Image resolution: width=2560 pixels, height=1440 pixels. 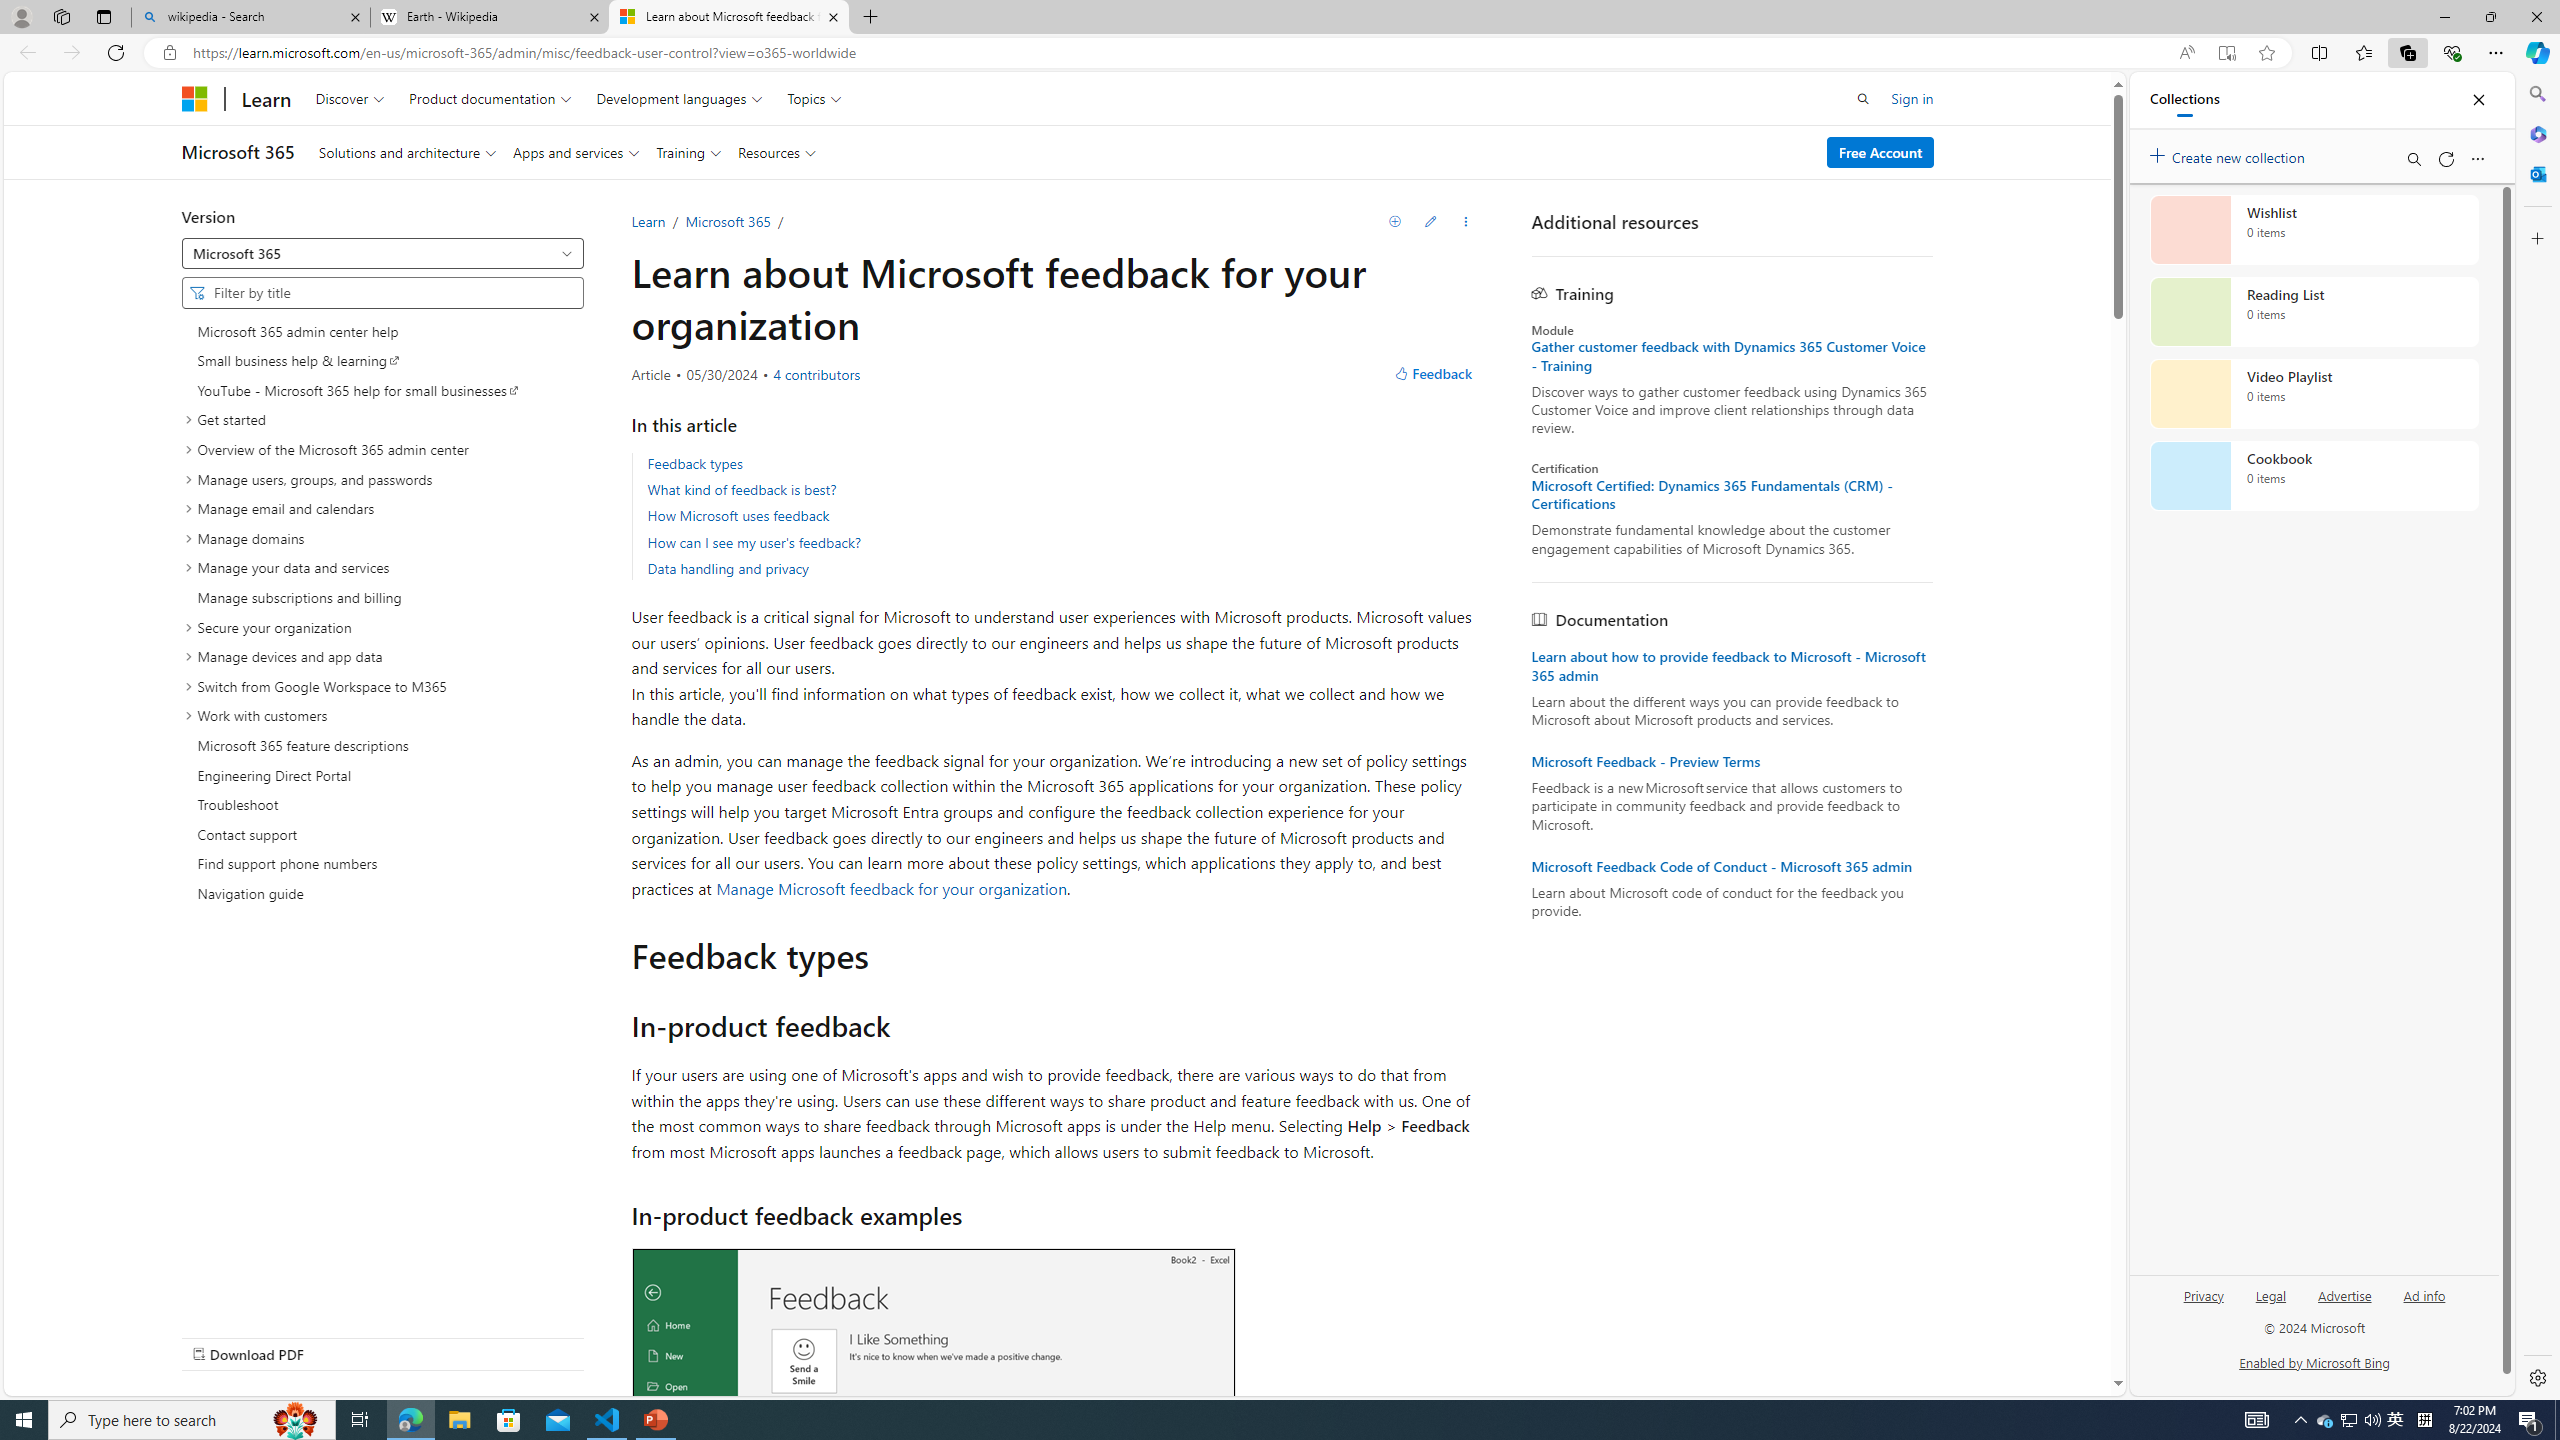 I want to click on 'Microsoft', so click(x=193, y=97).